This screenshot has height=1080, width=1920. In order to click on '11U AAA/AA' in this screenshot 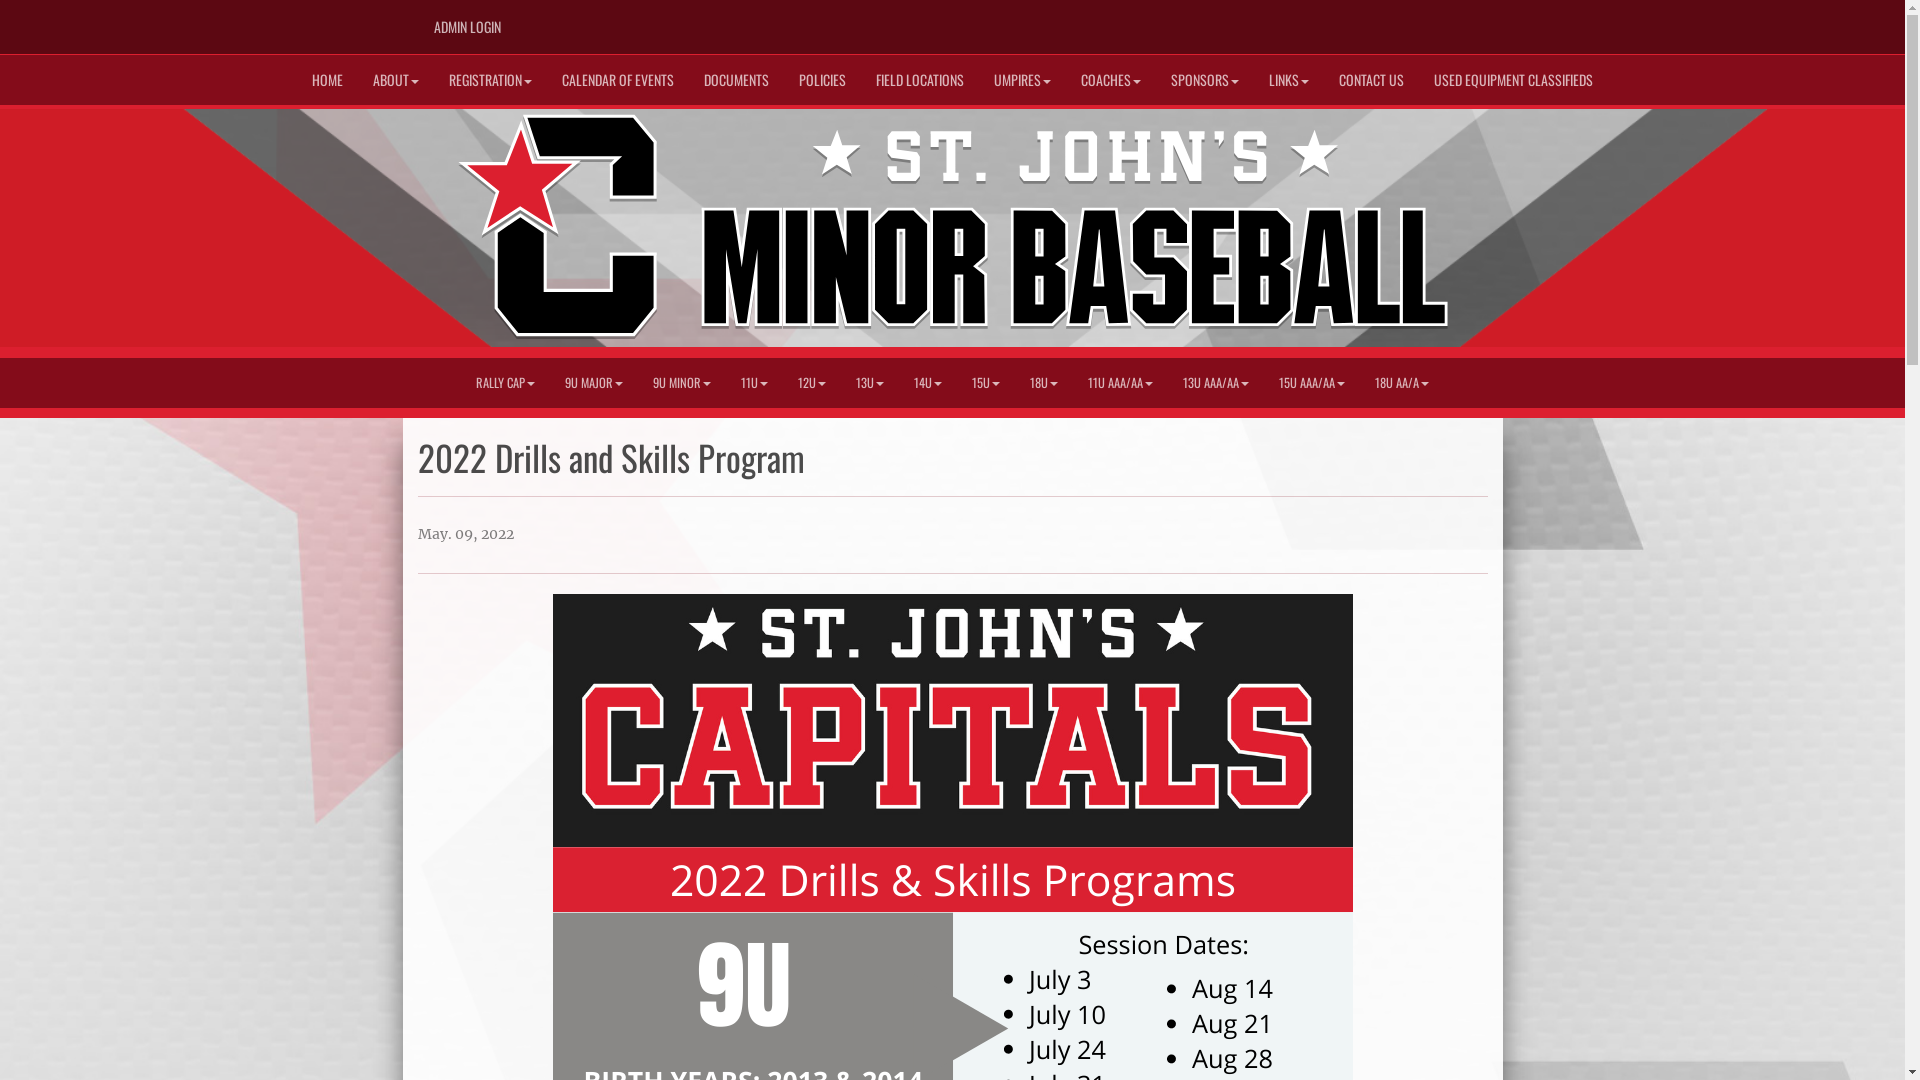, I will do `click(1120, 382)`.